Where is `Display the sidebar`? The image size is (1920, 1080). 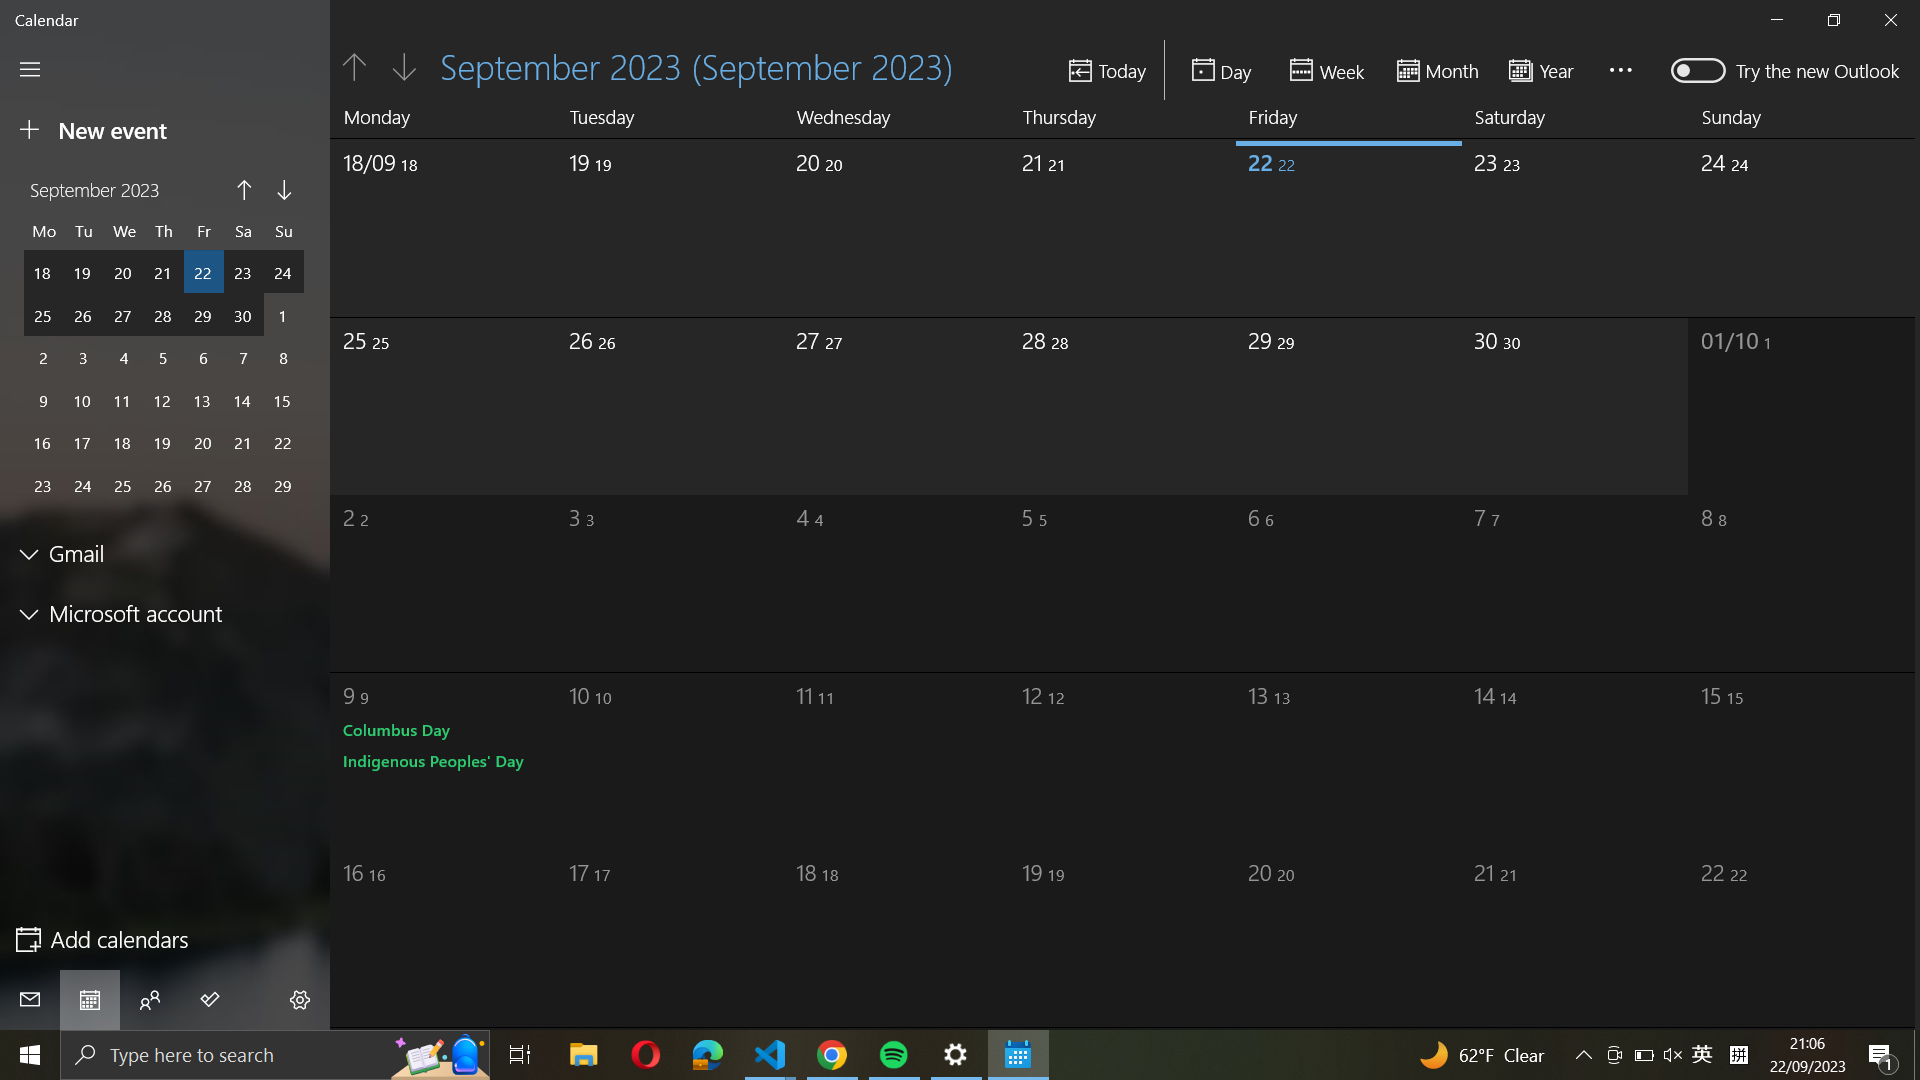 Display the sidebar is located at coordinates (30, 68).